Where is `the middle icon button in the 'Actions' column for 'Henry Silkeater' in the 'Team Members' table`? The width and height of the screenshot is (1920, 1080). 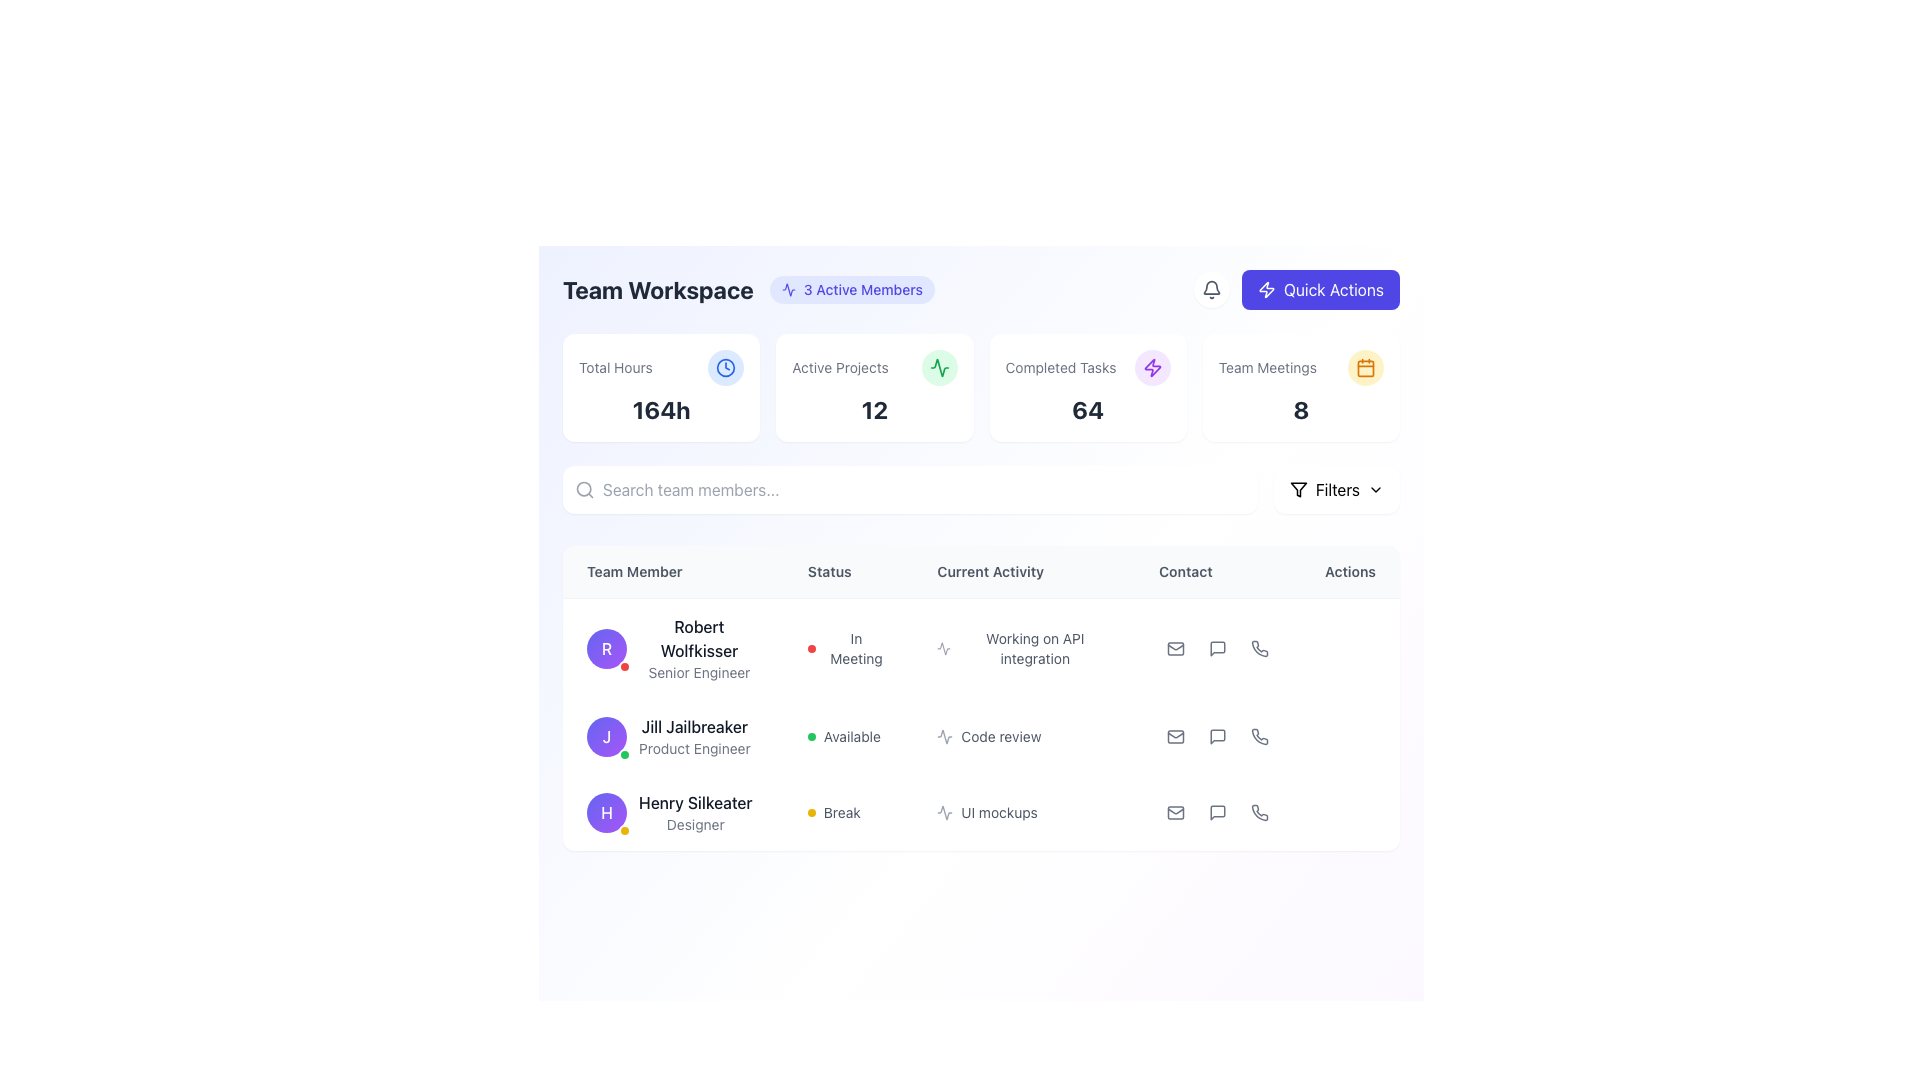 the middle icon button in the 'Actions' column for 'Henry Silkeater' in the 'Team Members' table is located at coordinates (1217, 813).